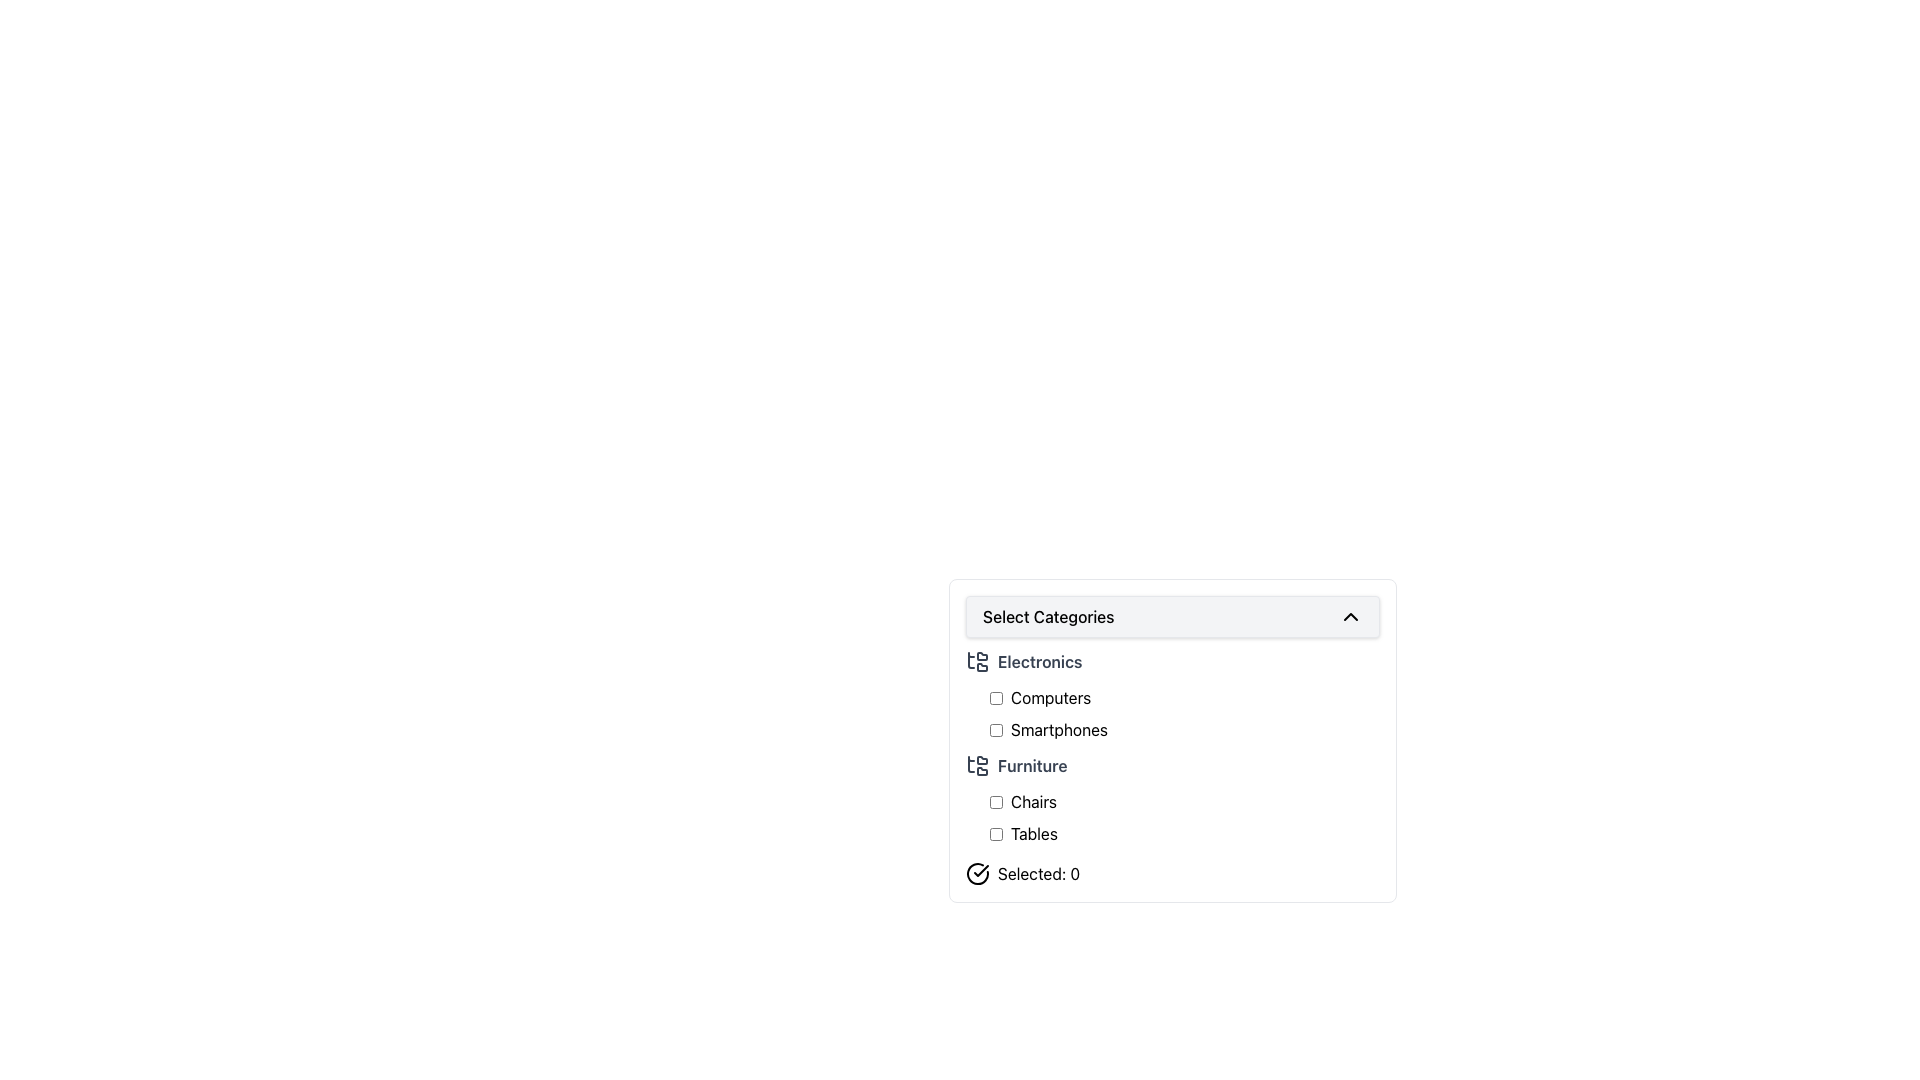 Image resolution: width=1920 pixels, height=1080 pixels. I want to click on the checkbox next to the 'Chairs' item in the selectable list under the 'Furniture' category, so click(1185, 801).